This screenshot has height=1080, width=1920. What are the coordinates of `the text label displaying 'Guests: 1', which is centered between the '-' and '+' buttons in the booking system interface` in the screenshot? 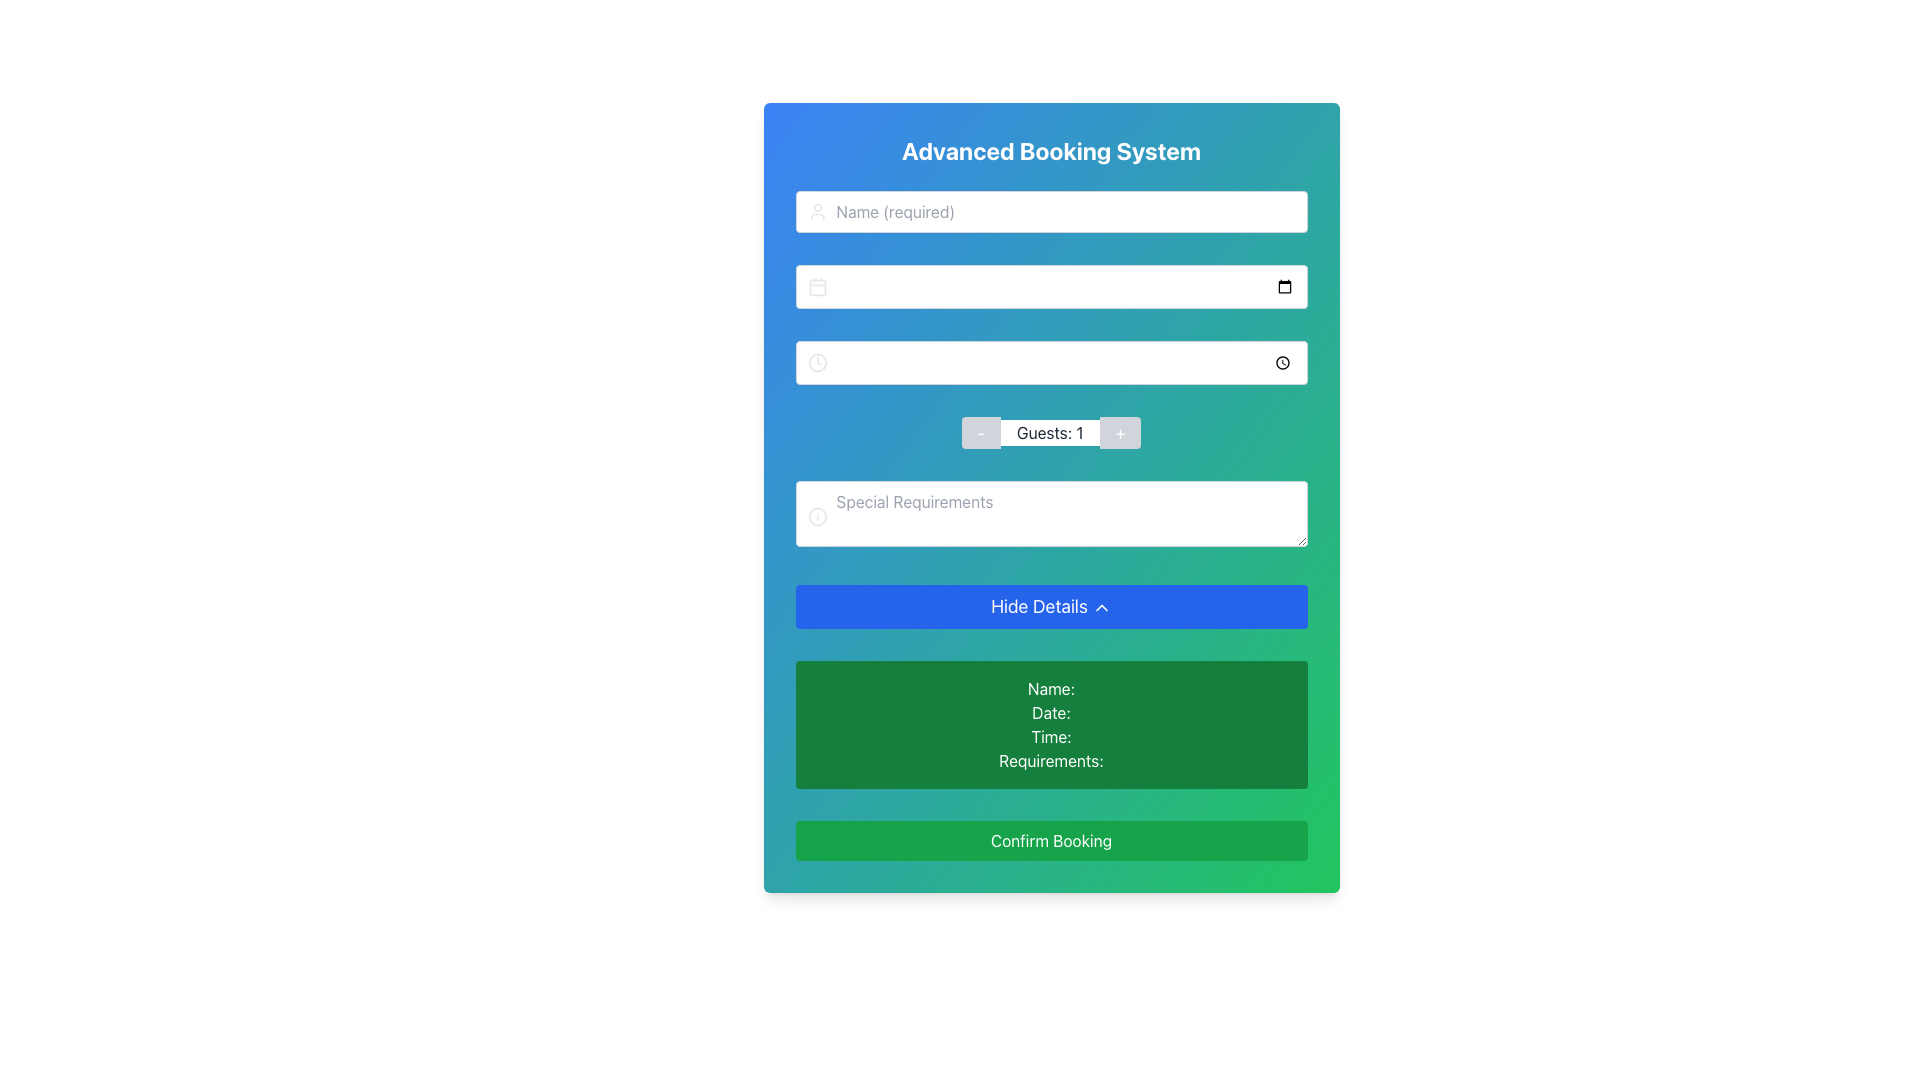 It's located at (1049, 431).